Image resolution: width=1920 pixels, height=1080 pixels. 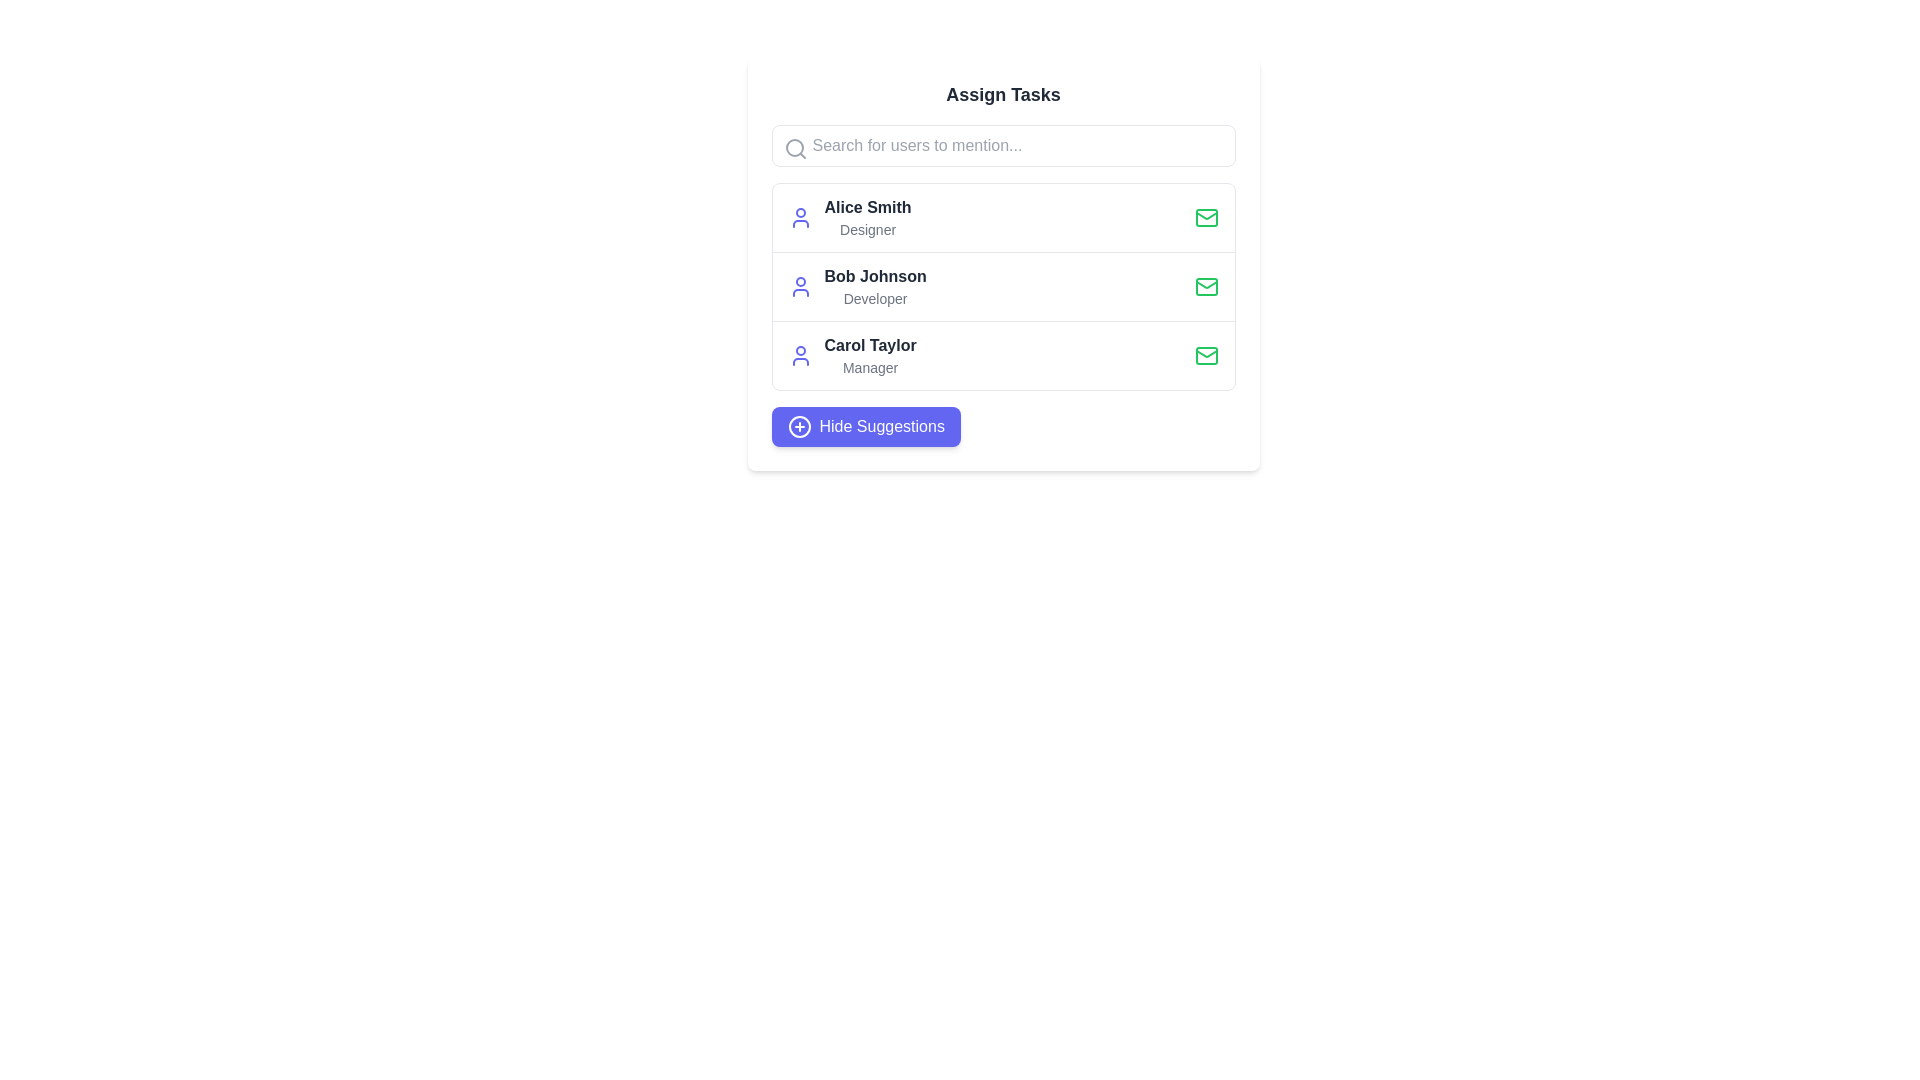 What do you see at coordinates (866, 426) in the screenshot?
I see `the 'Hide Suggestions' button, which has a blue background with white text and a circular plus icon` at bounding box center [866, 426].